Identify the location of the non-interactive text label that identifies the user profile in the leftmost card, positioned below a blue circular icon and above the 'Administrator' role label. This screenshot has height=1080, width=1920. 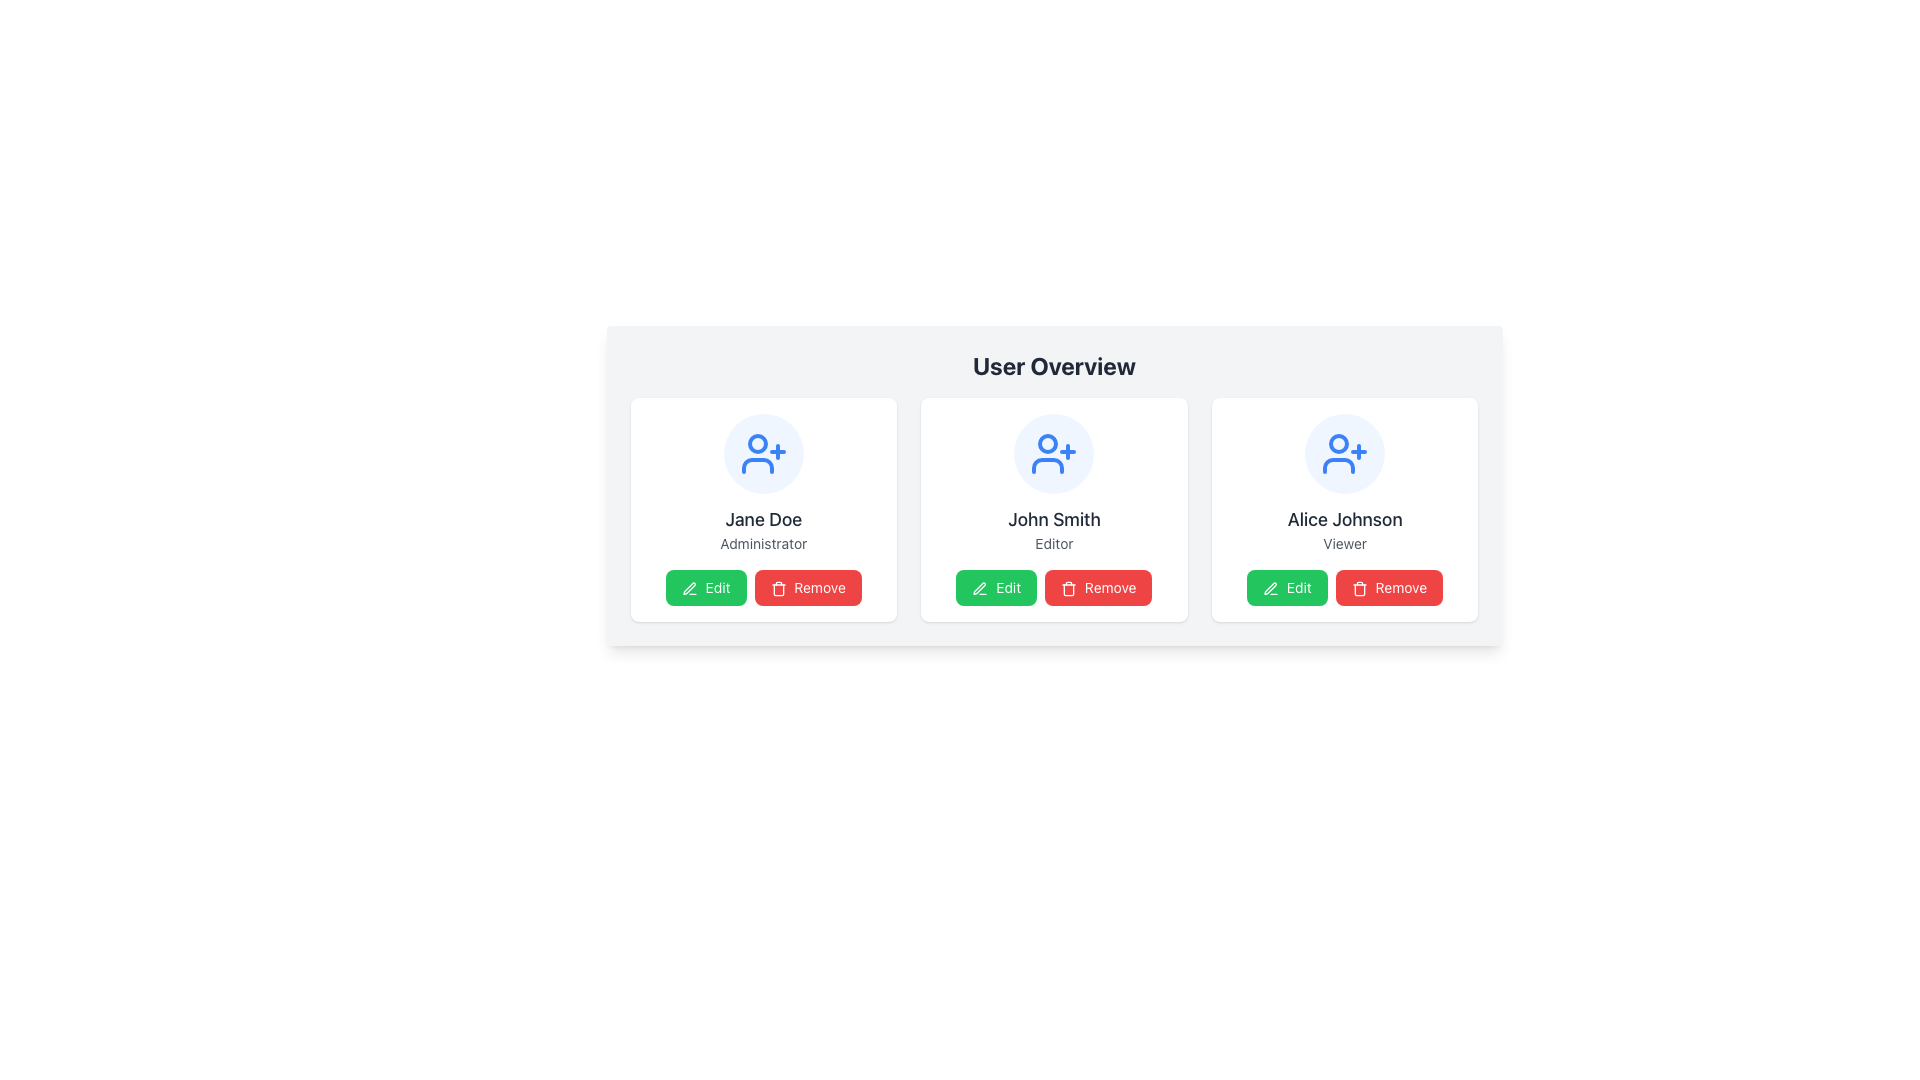
(762, 519).